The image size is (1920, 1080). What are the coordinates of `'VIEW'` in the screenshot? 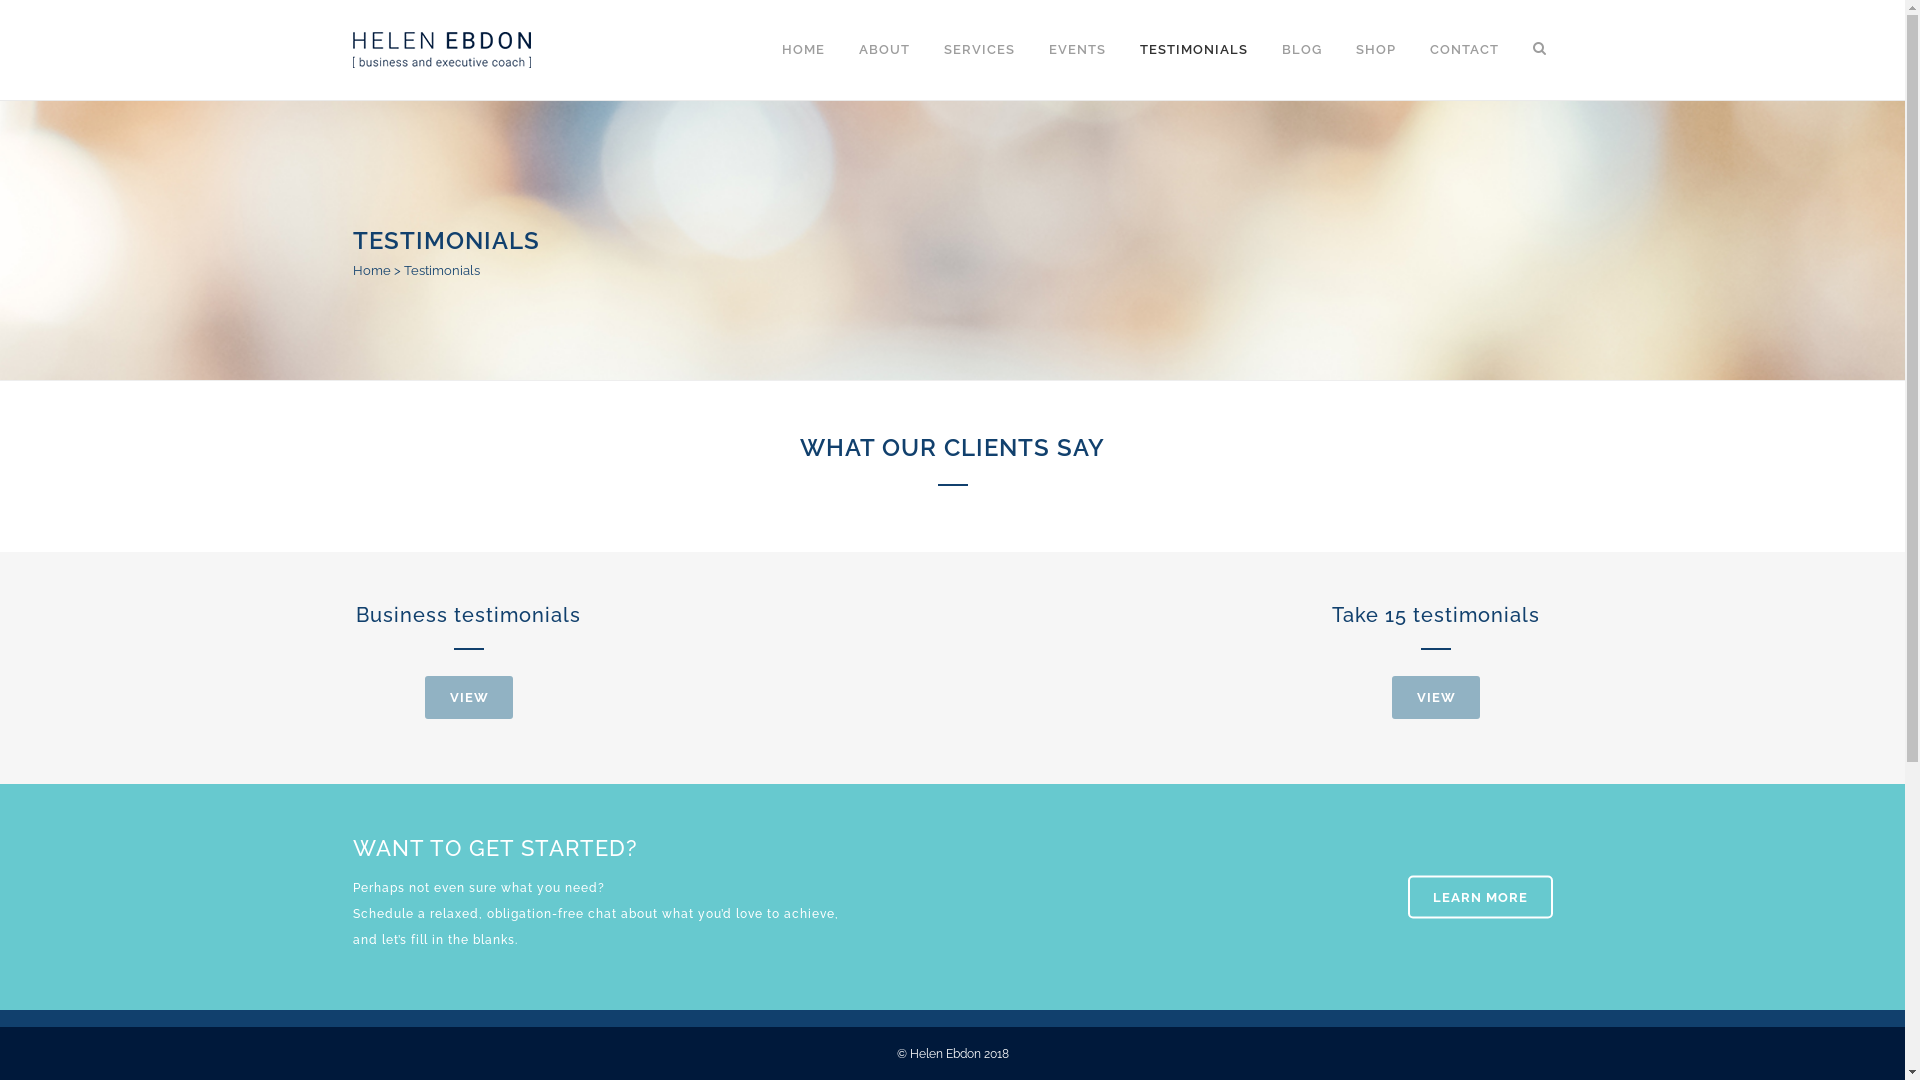 It's located at (1391, 696).